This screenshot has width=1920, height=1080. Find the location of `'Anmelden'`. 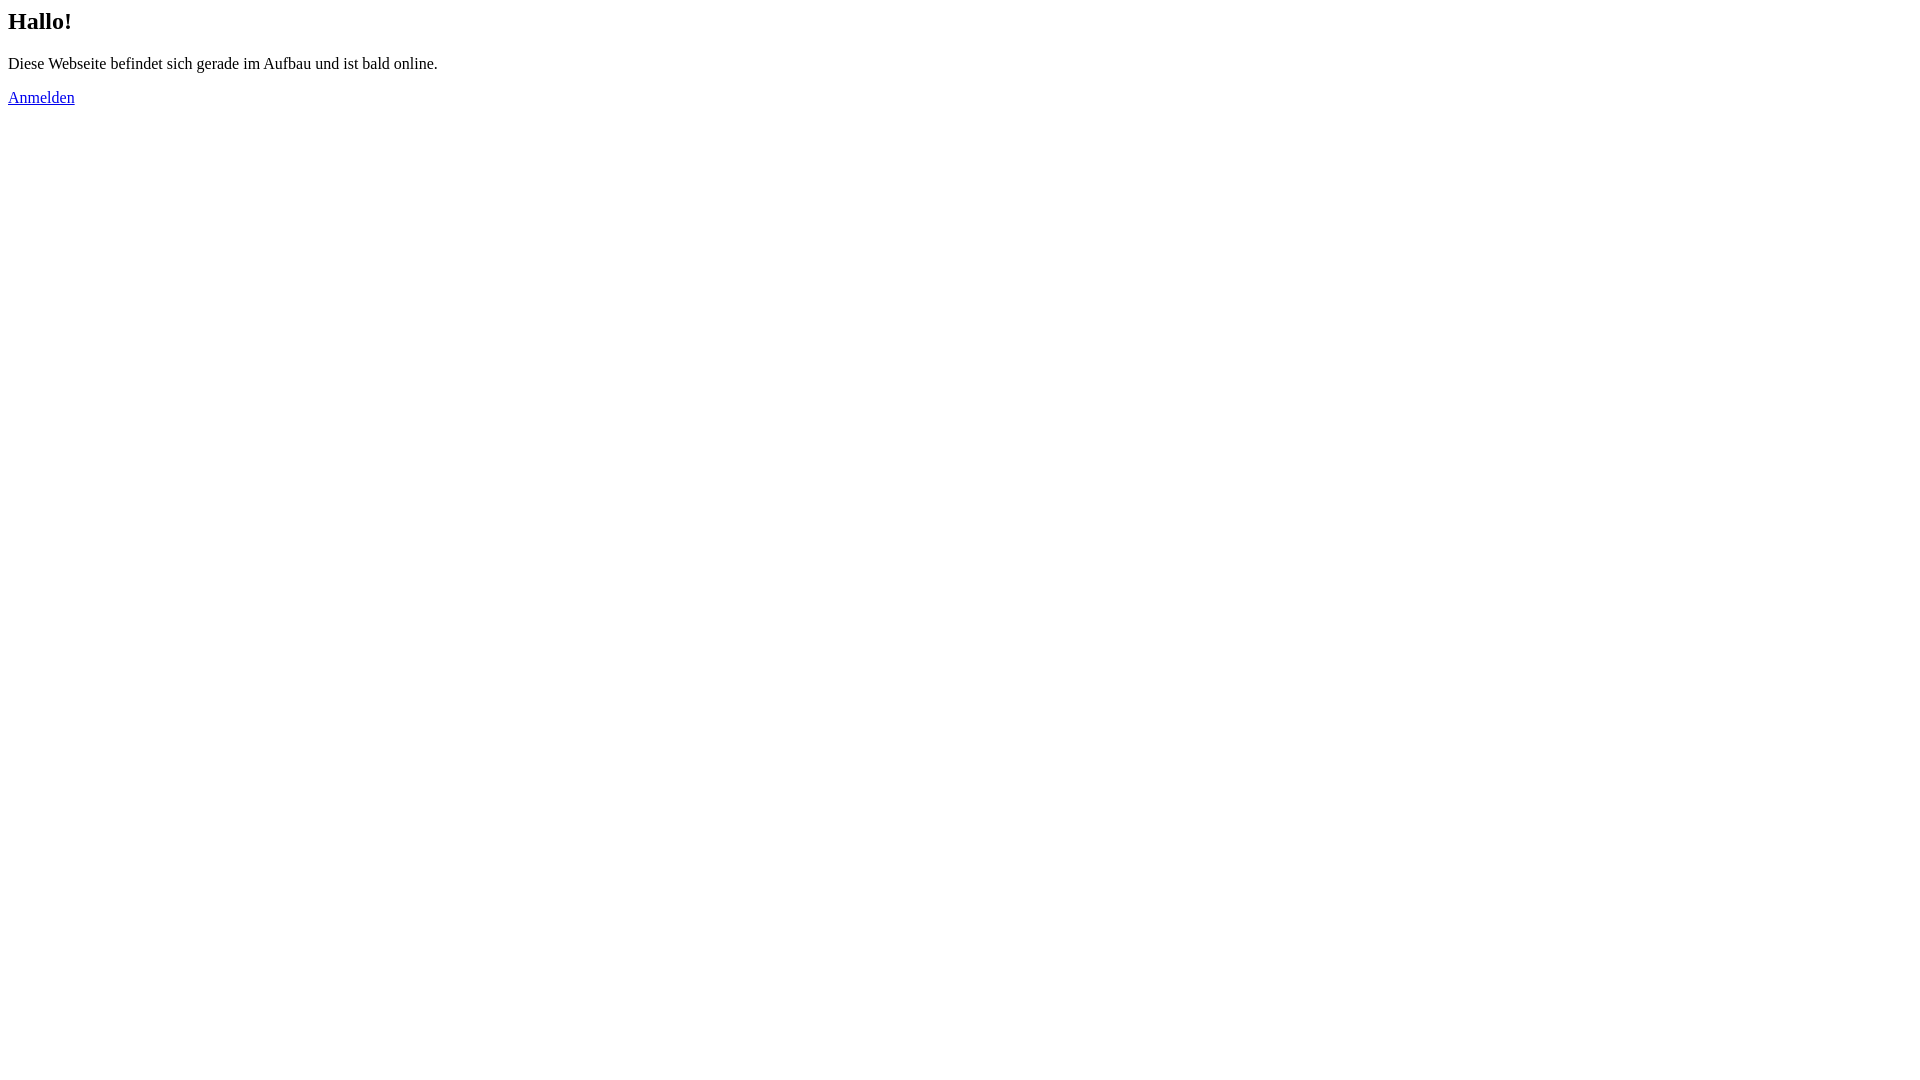

'Anmelden' is located at coordinates (8, 97).